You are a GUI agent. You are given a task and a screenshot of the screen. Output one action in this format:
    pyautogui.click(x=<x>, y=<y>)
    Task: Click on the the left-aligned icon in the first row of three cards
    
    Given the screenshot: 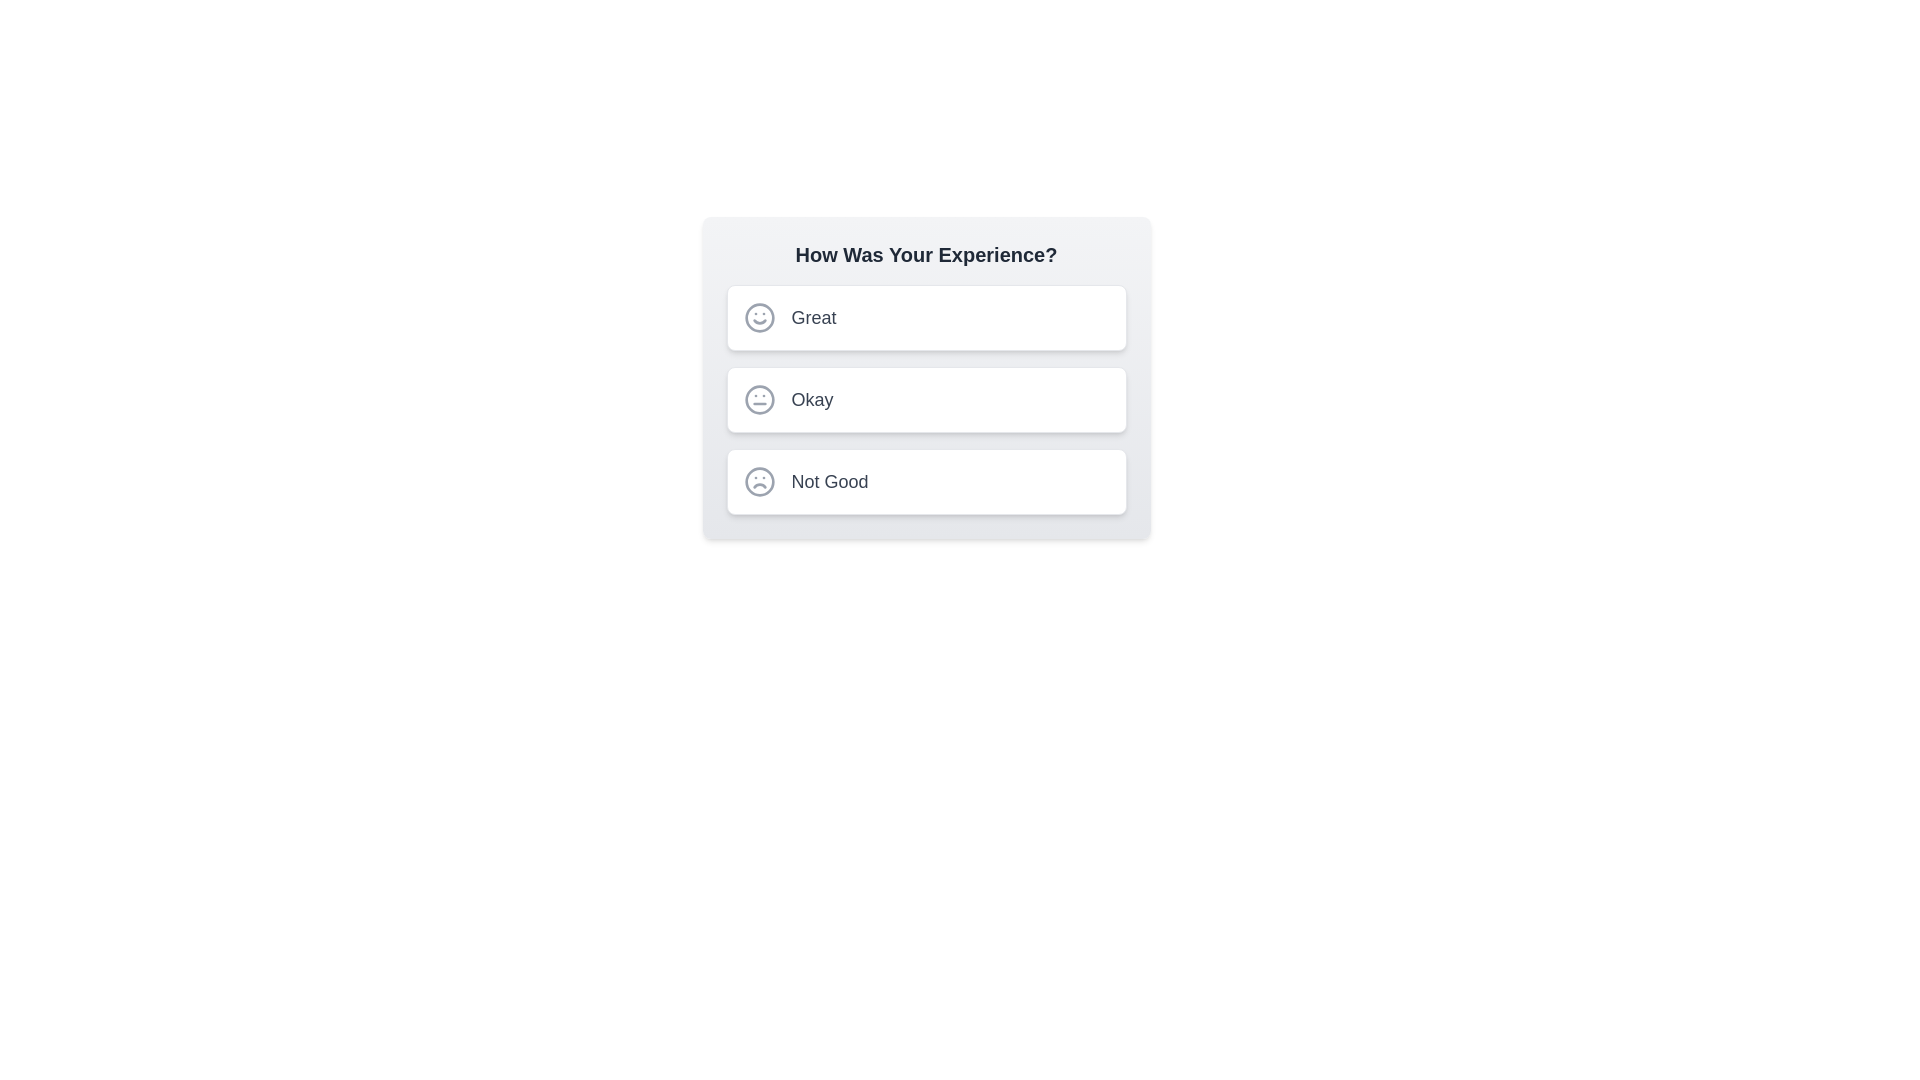 What is the action you would take?
    pyautogui.click(x=758, y=316)
    